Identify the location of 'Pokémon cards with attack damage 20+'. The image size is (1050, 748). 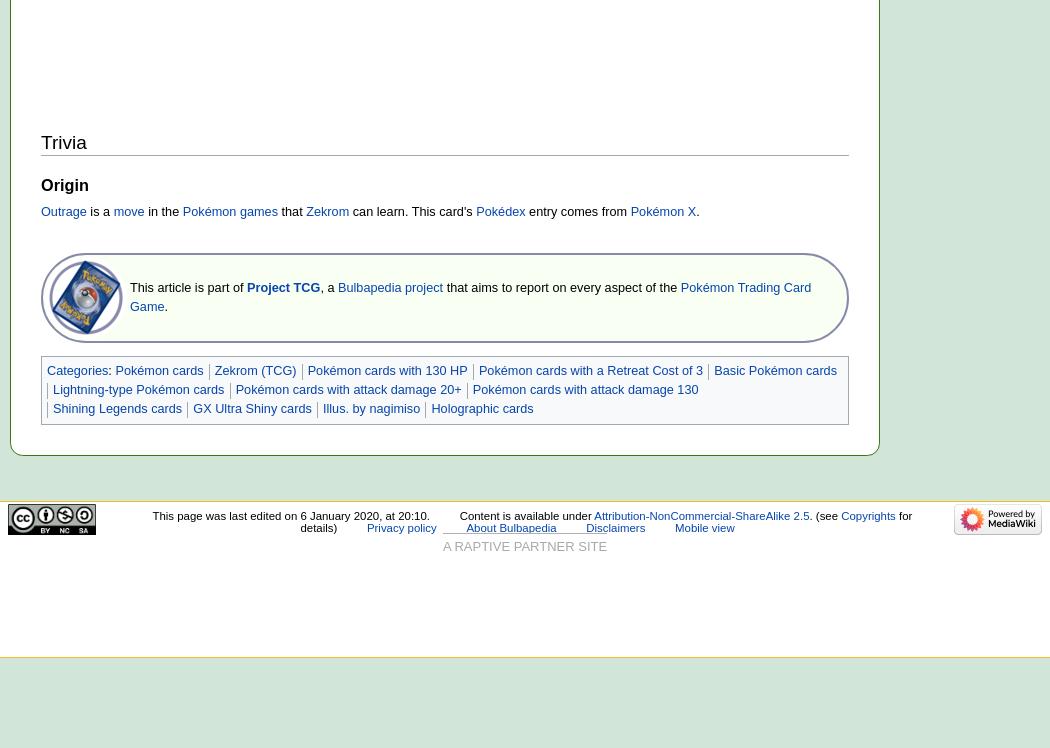
(346, 390).